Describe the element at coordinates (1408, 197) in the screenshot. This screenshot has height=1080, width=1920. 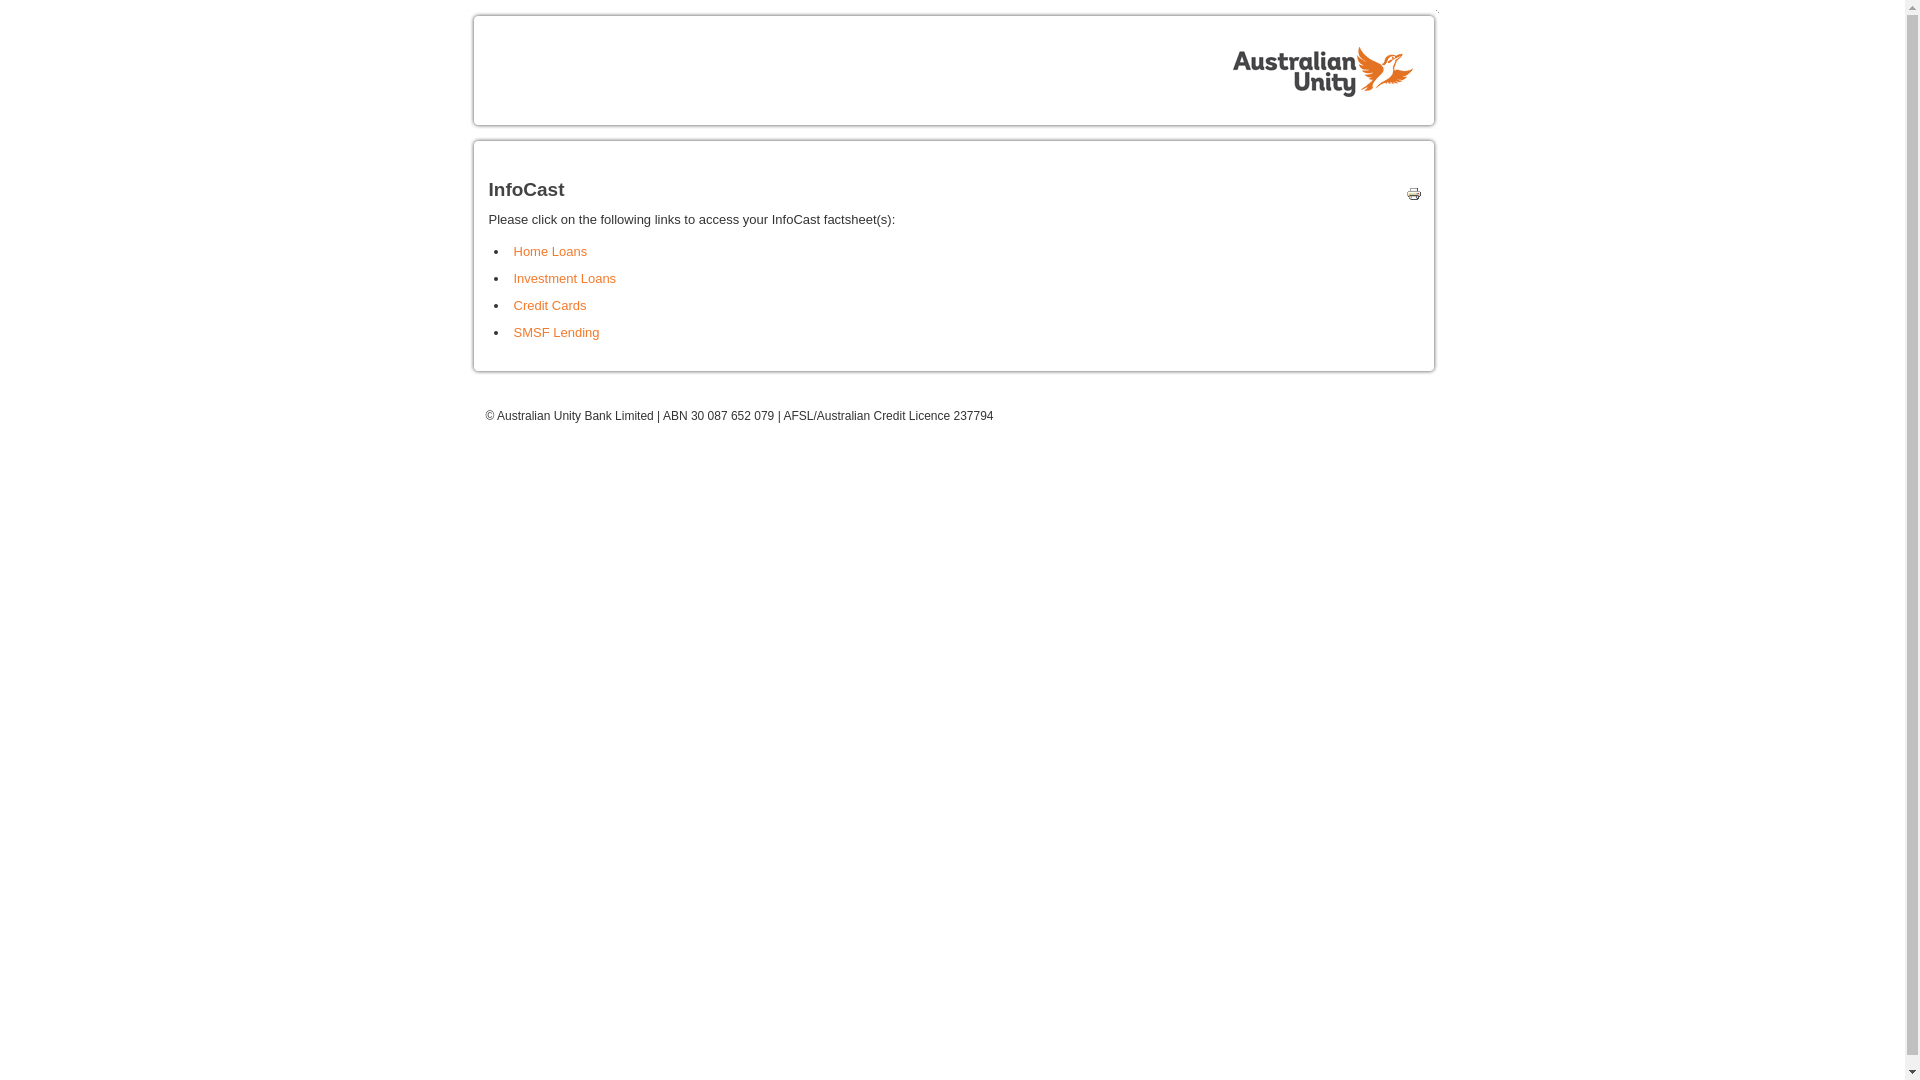
I see `'Print'` at that location.